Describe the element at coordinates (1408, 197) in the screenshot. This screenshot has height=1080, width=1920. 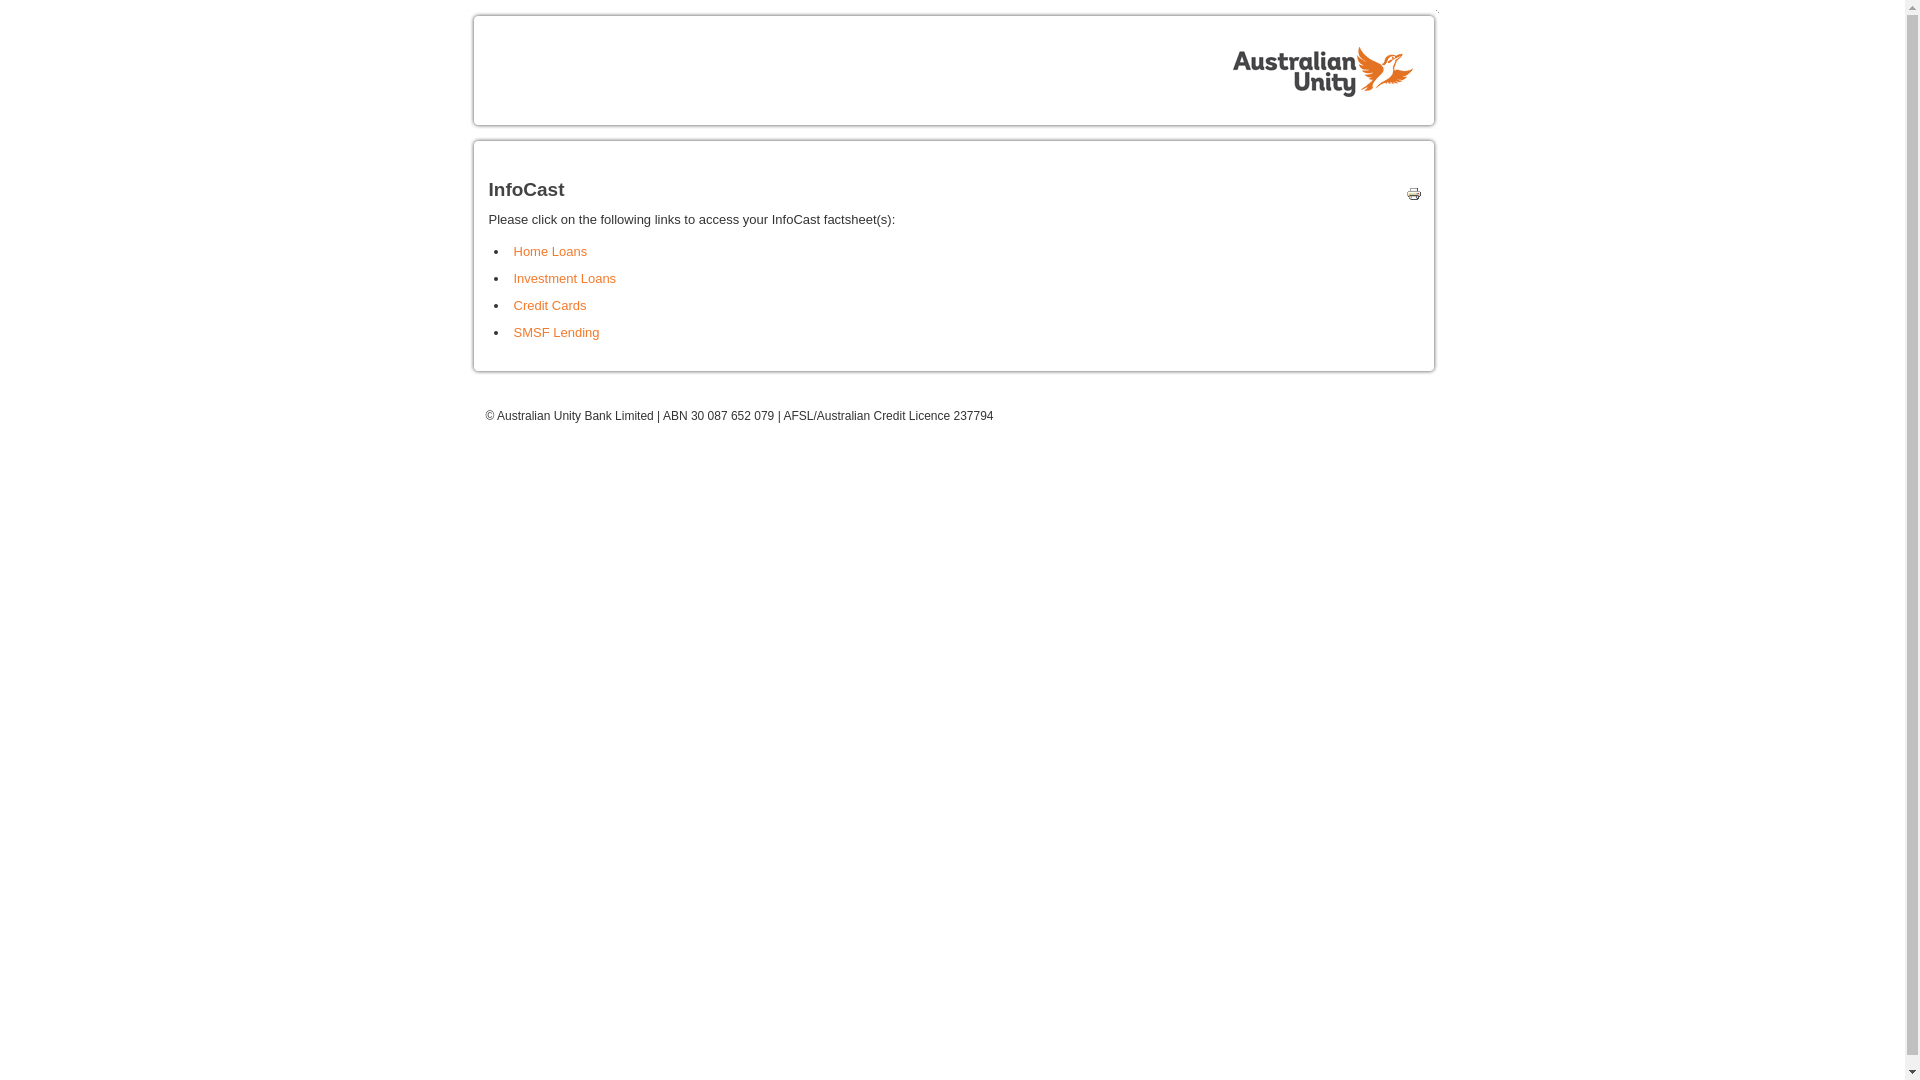
I see `'Print'` at that location.